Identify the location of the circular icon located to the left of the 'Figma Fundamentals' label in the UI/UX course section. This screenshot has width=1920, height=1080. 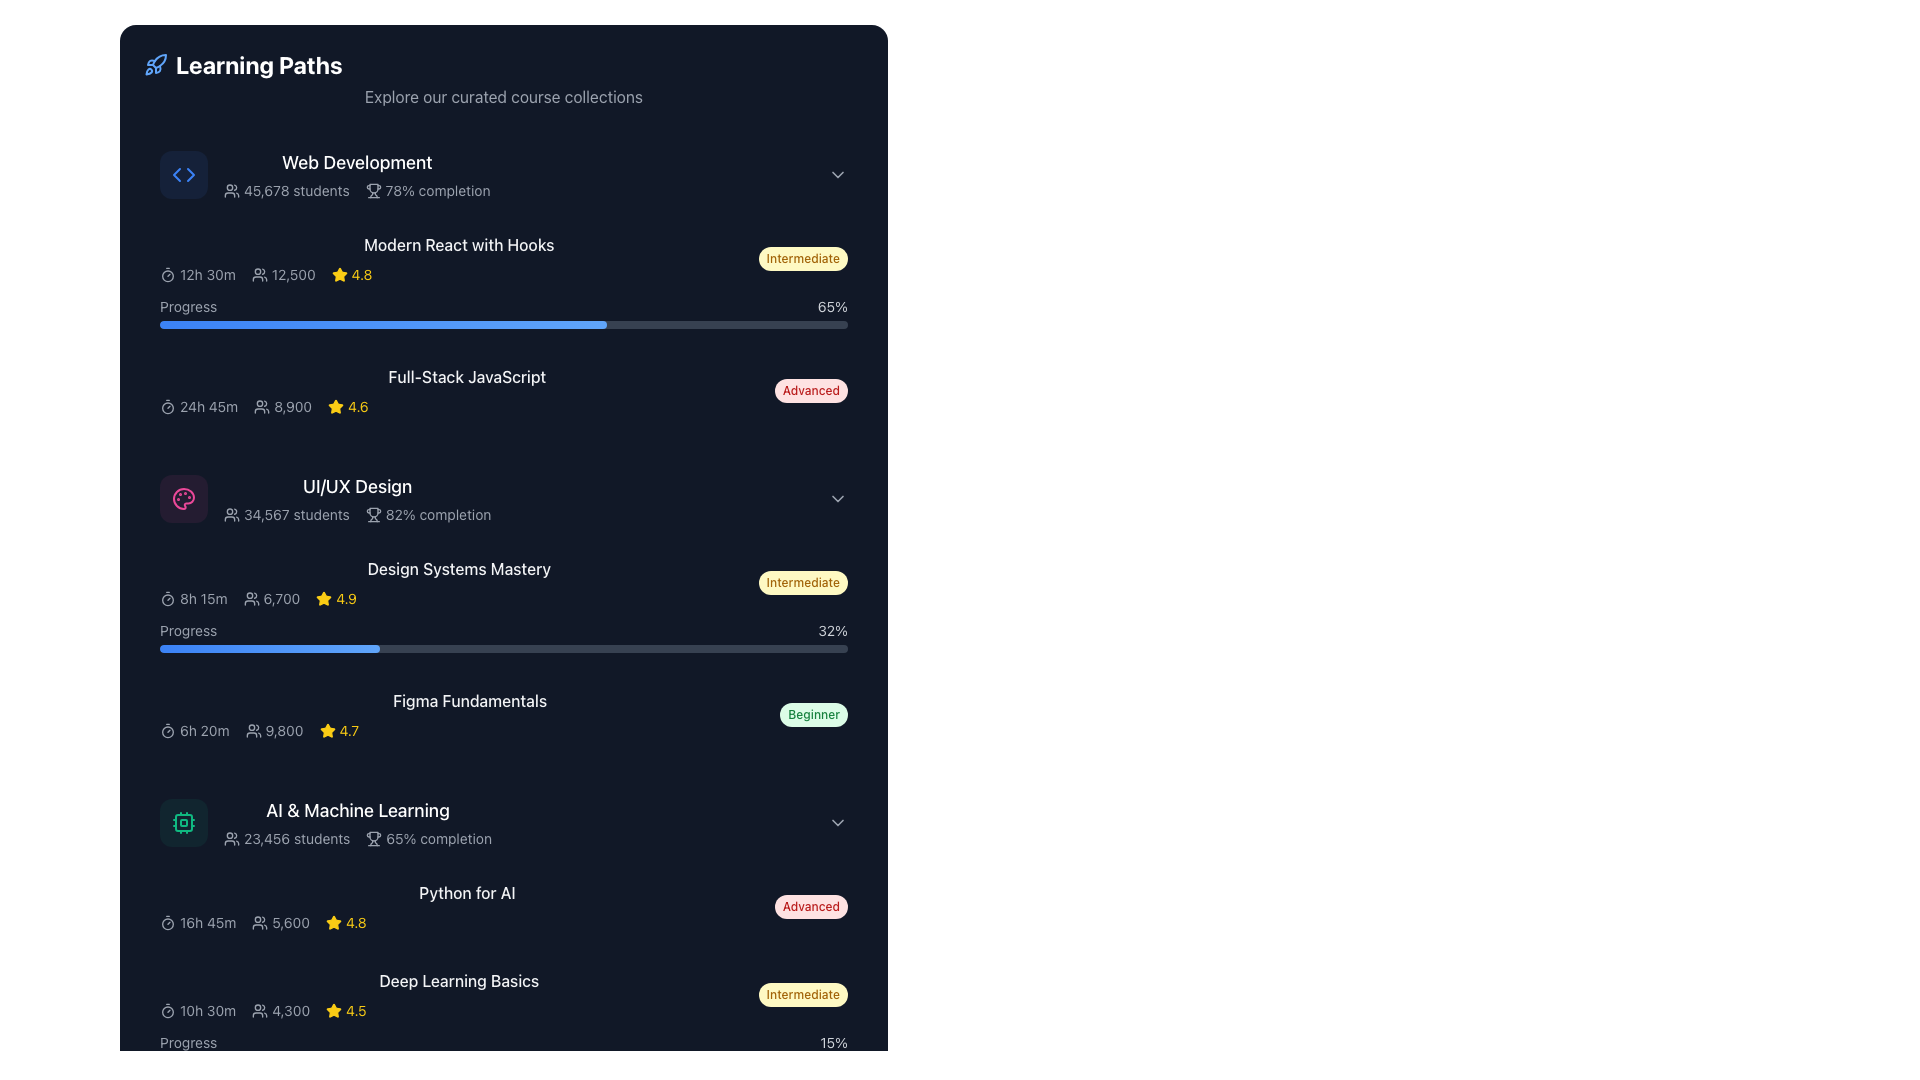
(168, 732).